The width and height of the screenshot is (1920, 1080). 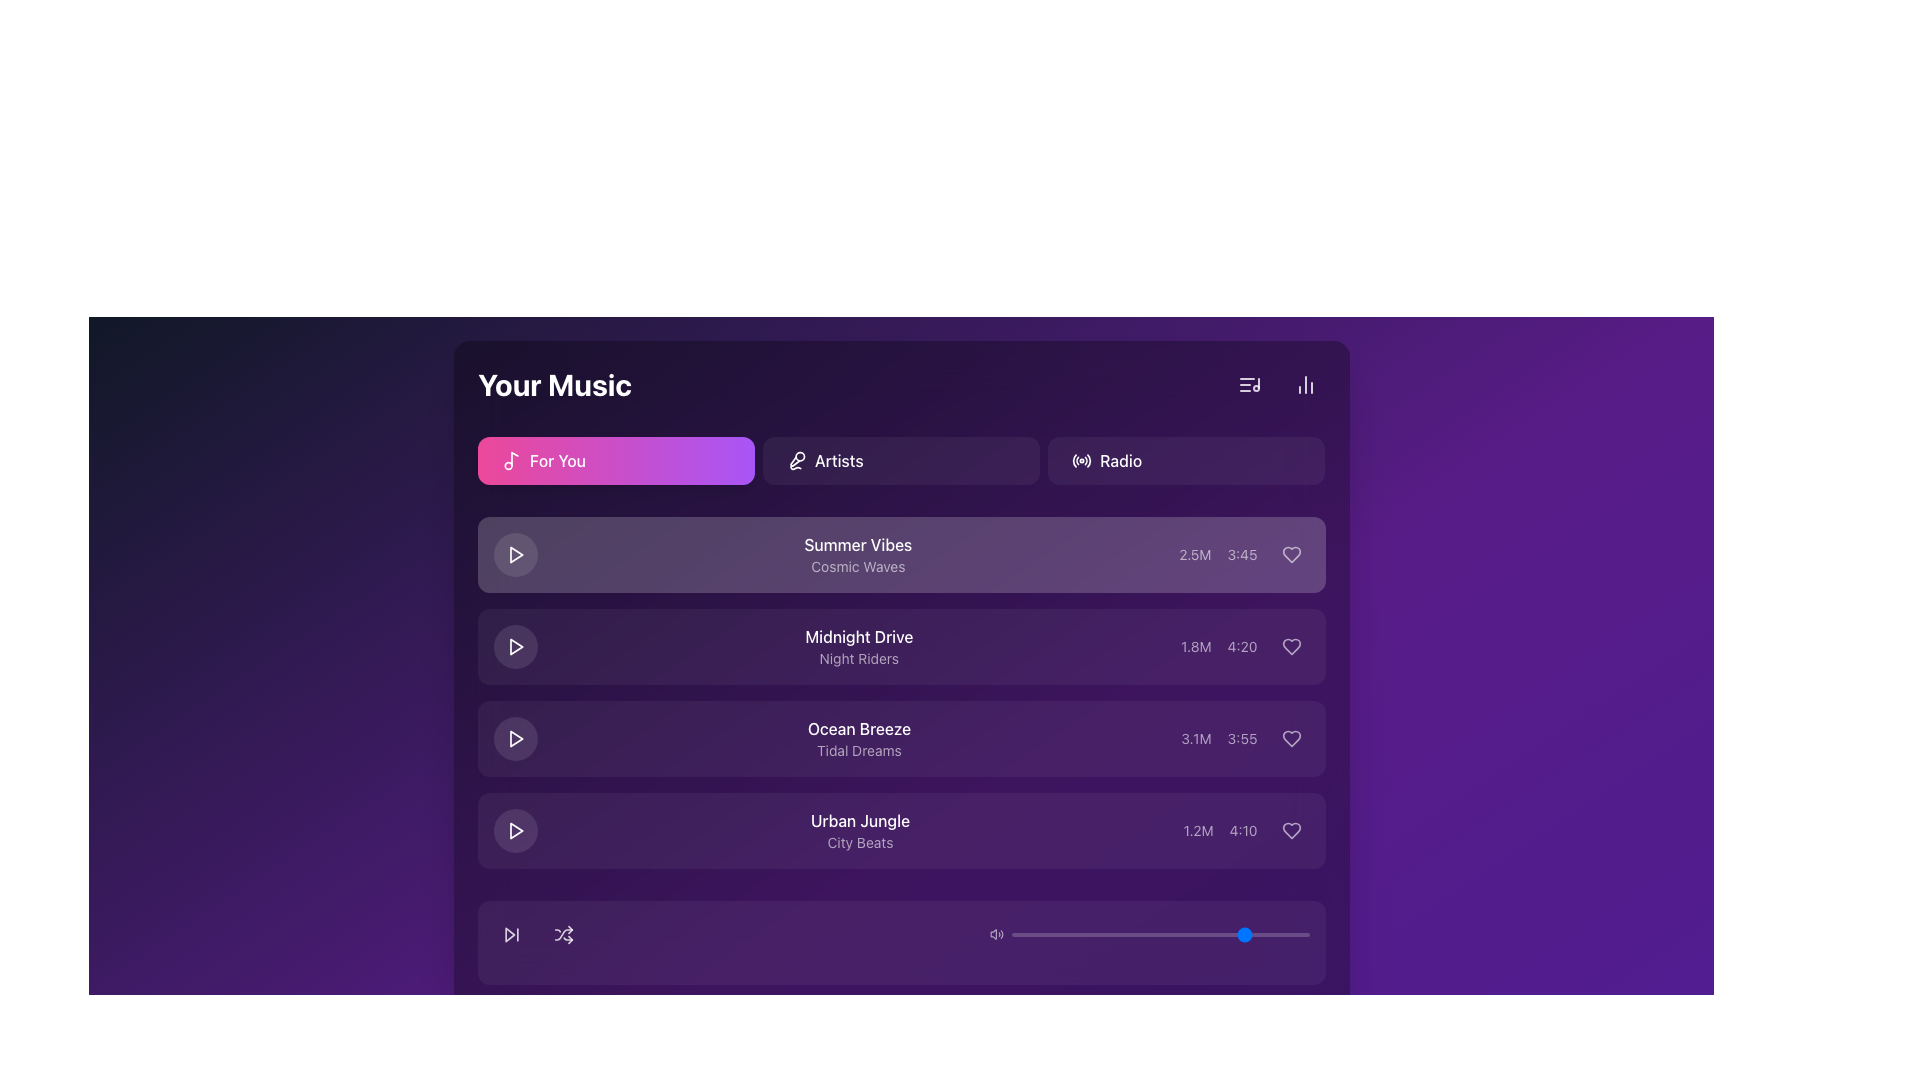 What do you see at coordinates (1291, 739) in the screenshot?
I see `the heart-shaped icon indicating a favorite for the track 'Ocean Breeze' by 'Tidal Dreams'` at bounding box center [1291, 739].